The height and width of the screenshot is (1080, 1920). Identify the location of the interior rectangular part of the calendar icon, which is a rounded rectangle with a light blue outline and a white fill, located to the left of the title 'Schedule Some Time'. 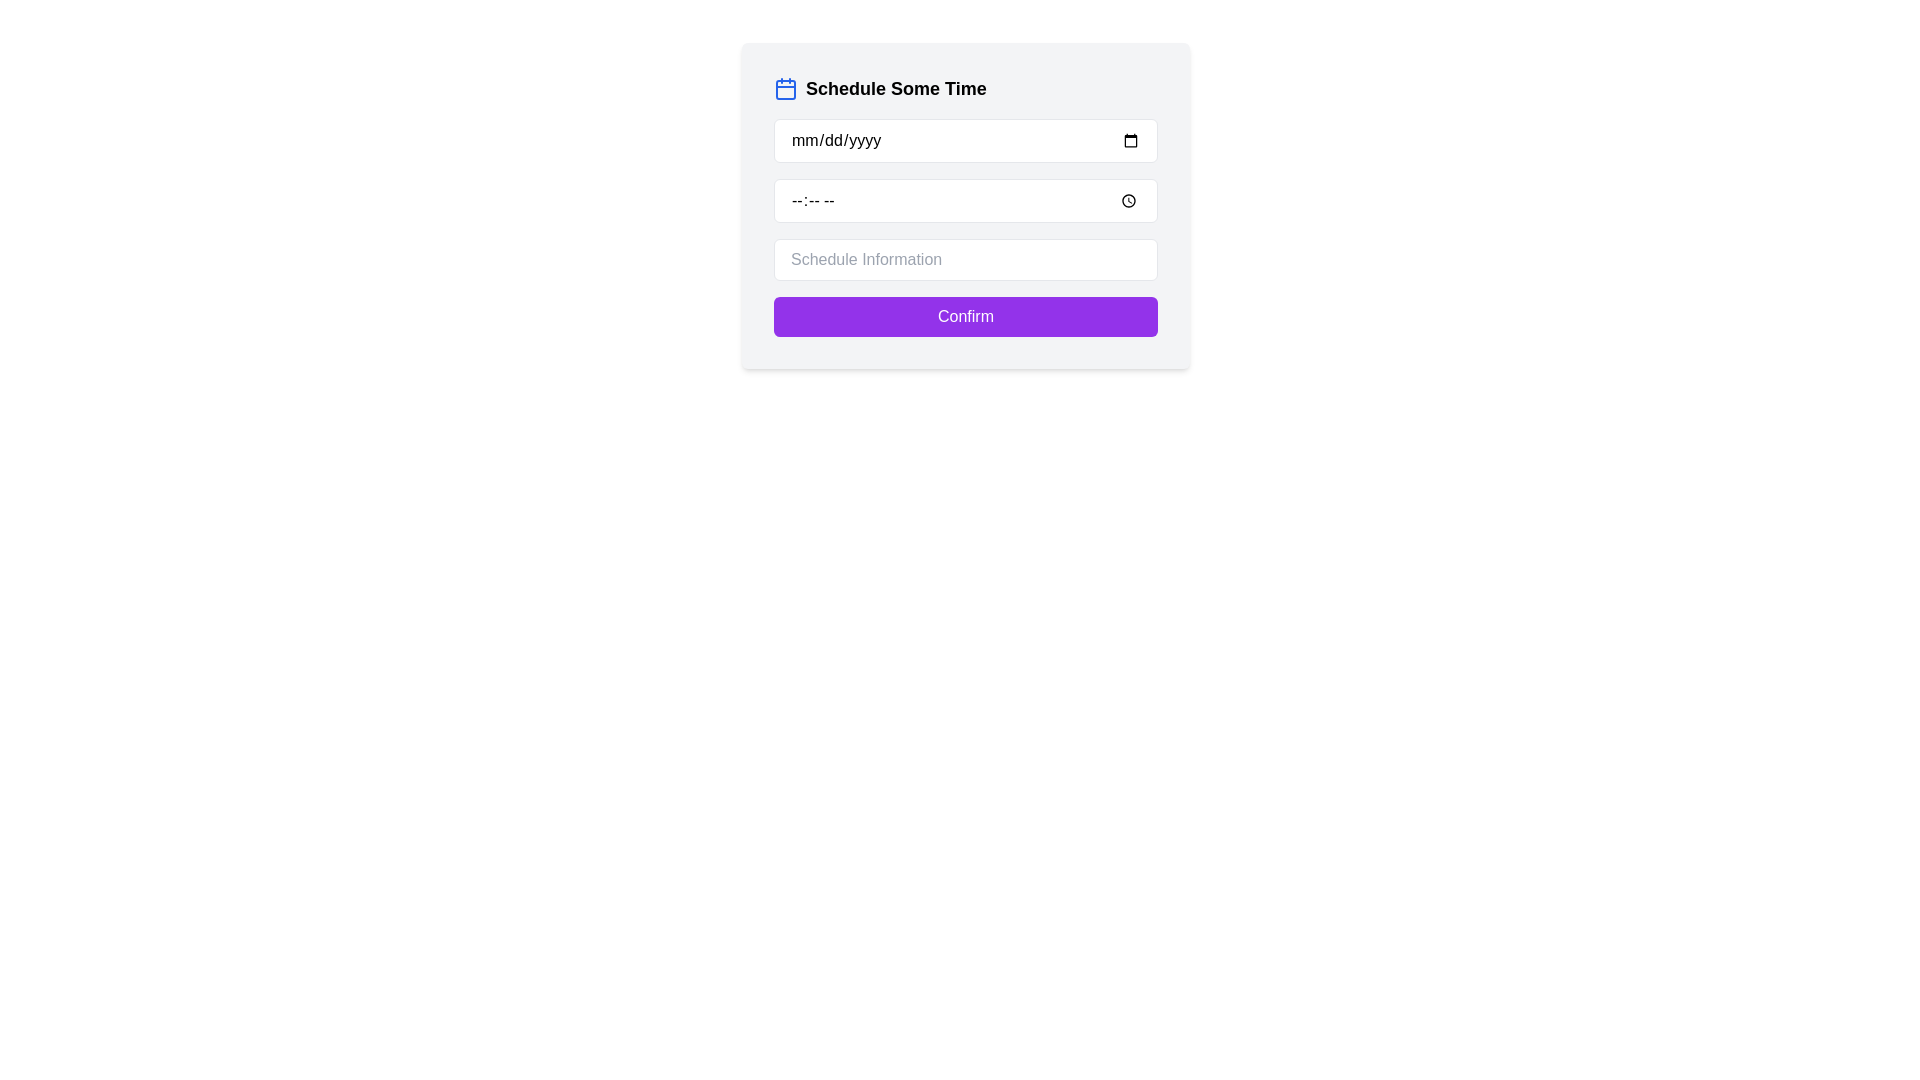
(785, 88).